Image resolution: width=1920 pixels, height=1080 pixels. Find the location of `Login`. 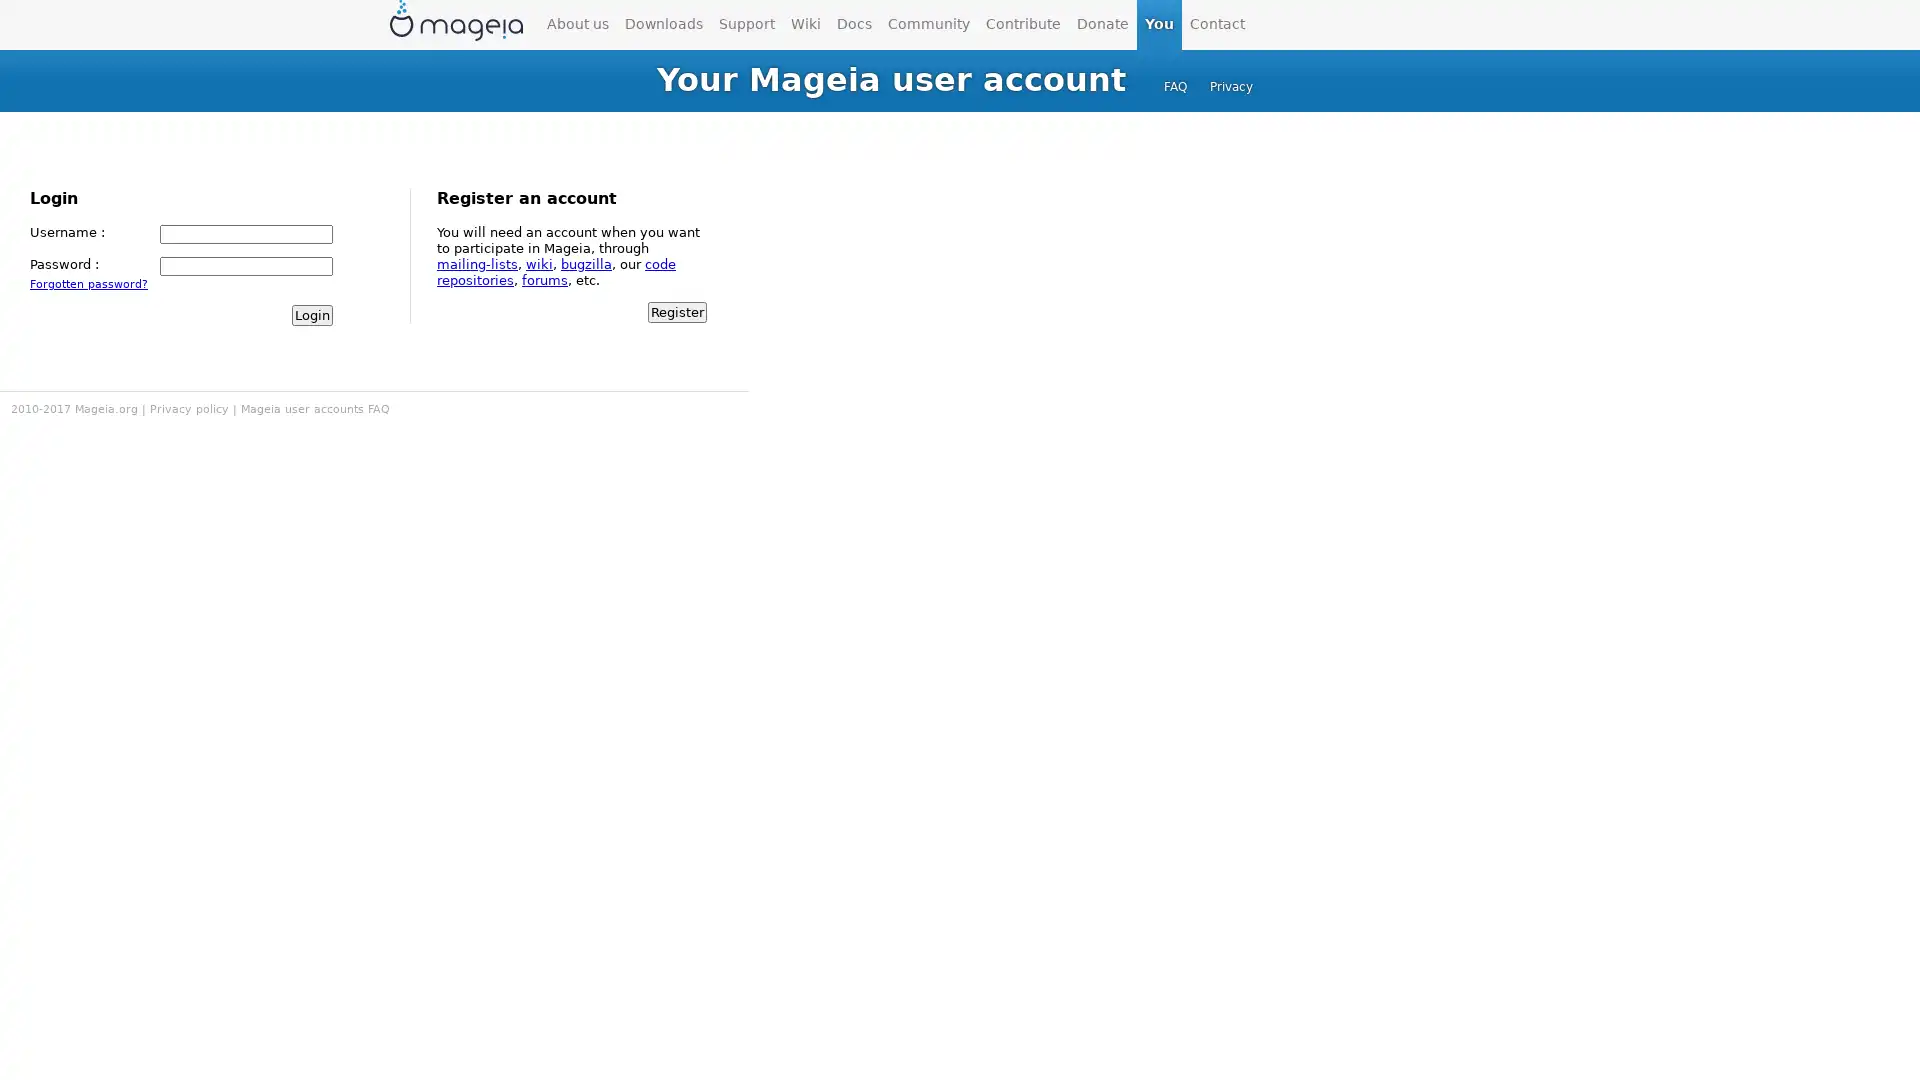

Login is located at coordinates (311, 314).